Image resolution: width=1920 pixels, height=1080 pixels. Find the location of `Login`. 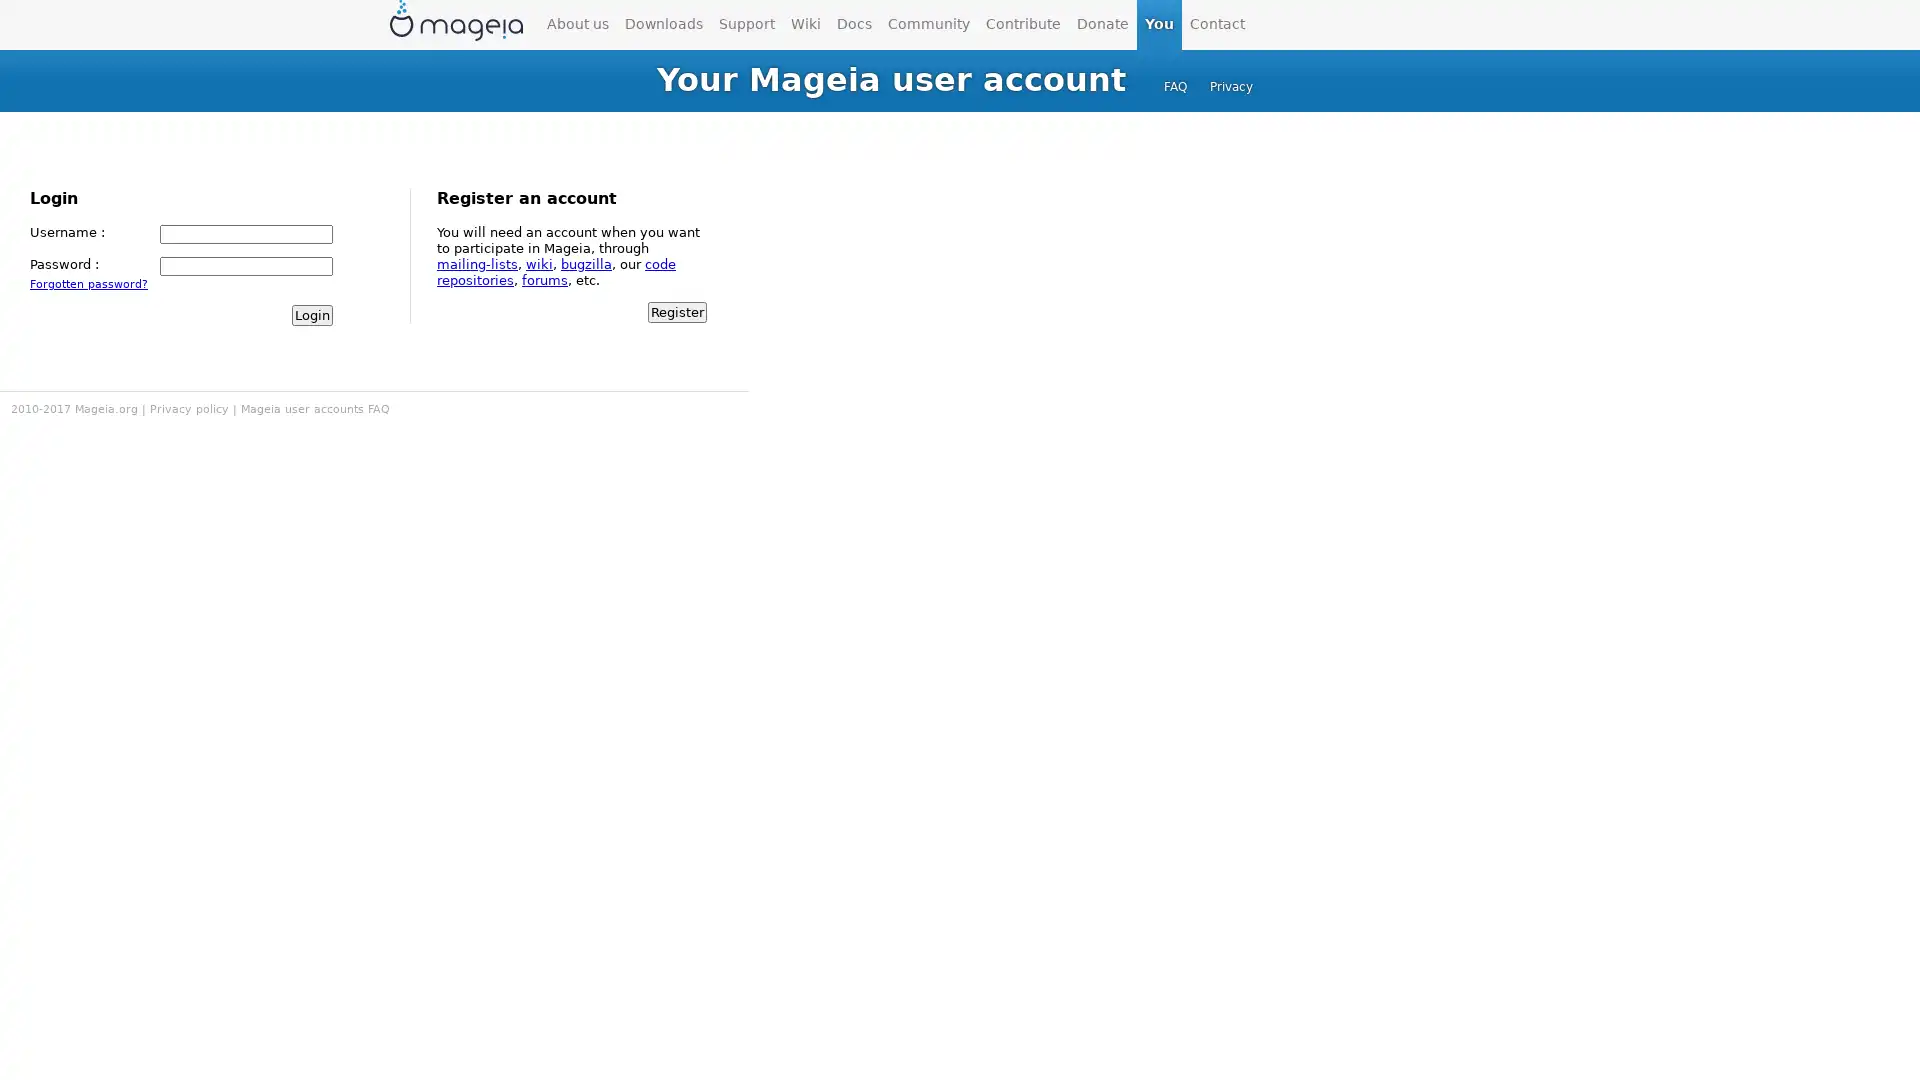

Login is located at coordinates (311, 314).